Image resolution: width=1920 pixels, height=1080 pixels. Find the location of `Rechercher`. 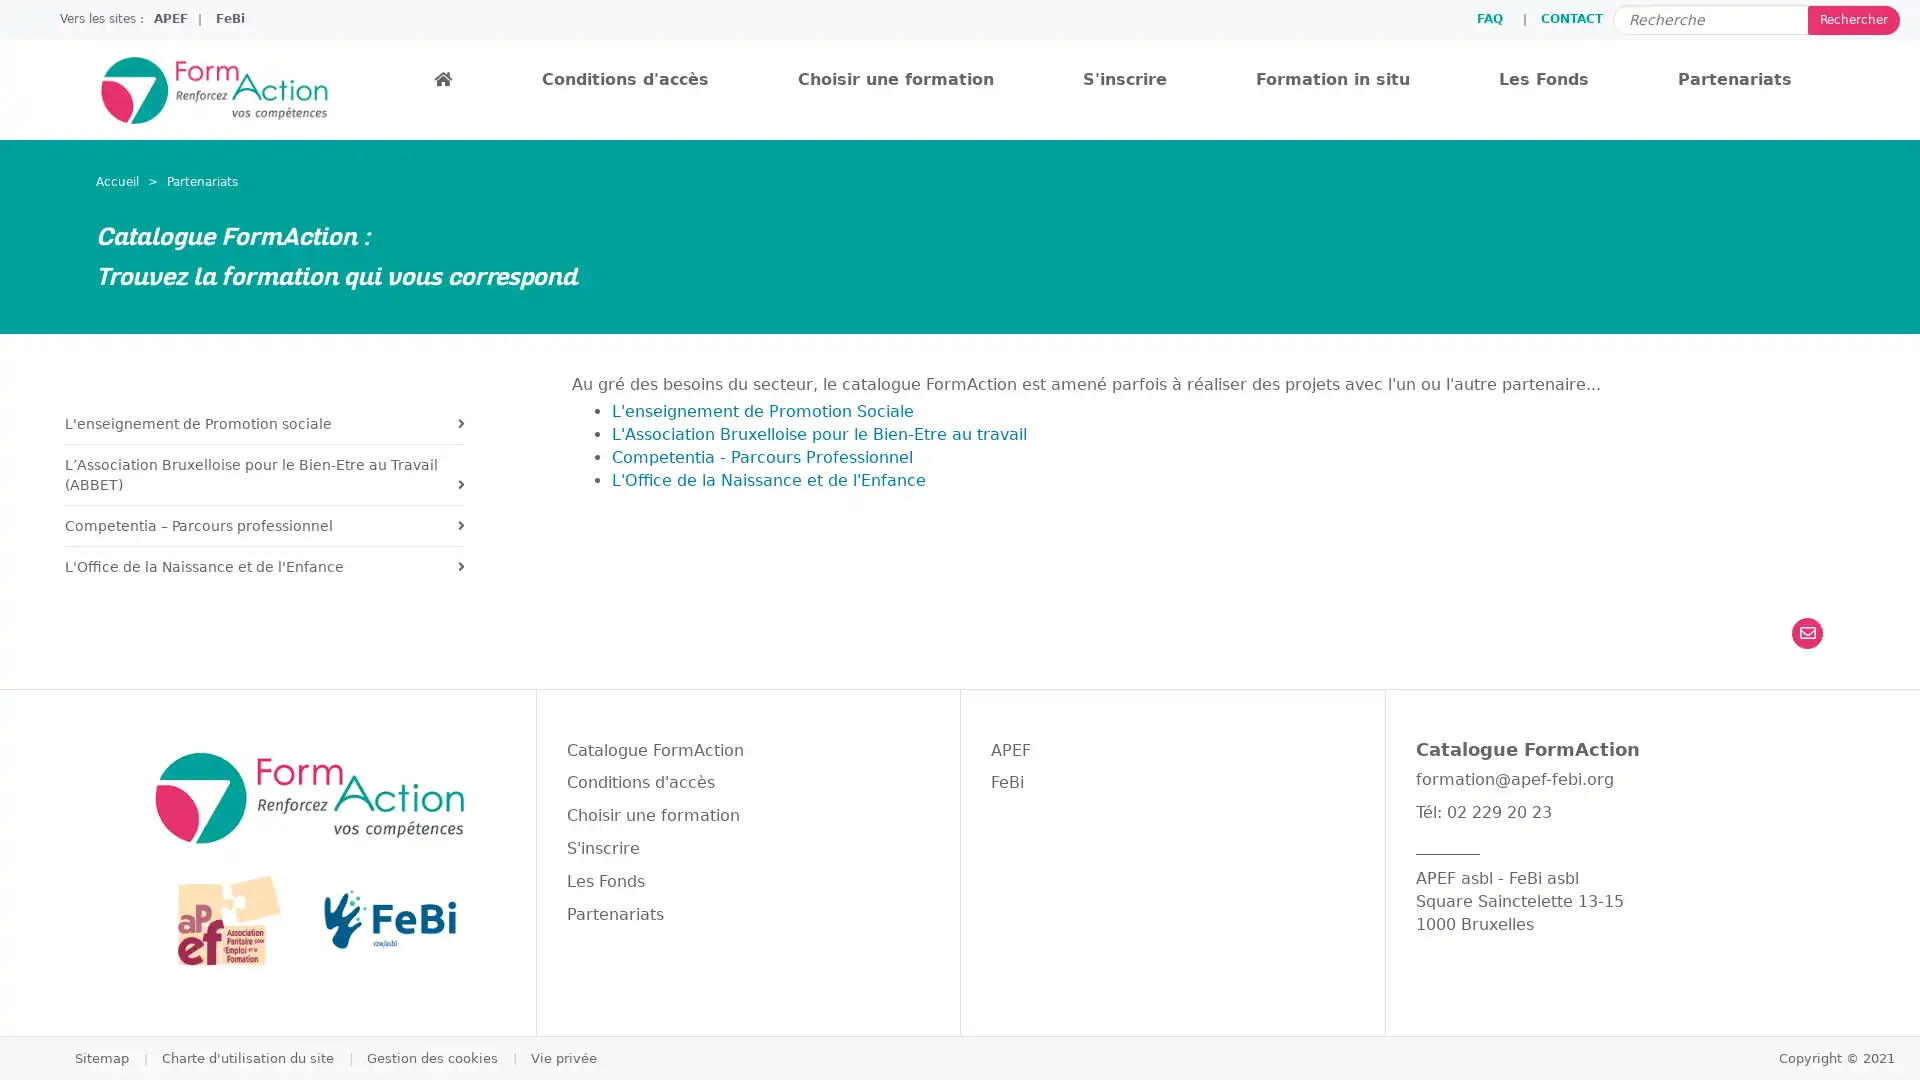

Rechercher is located at coordinates (1852, 19).